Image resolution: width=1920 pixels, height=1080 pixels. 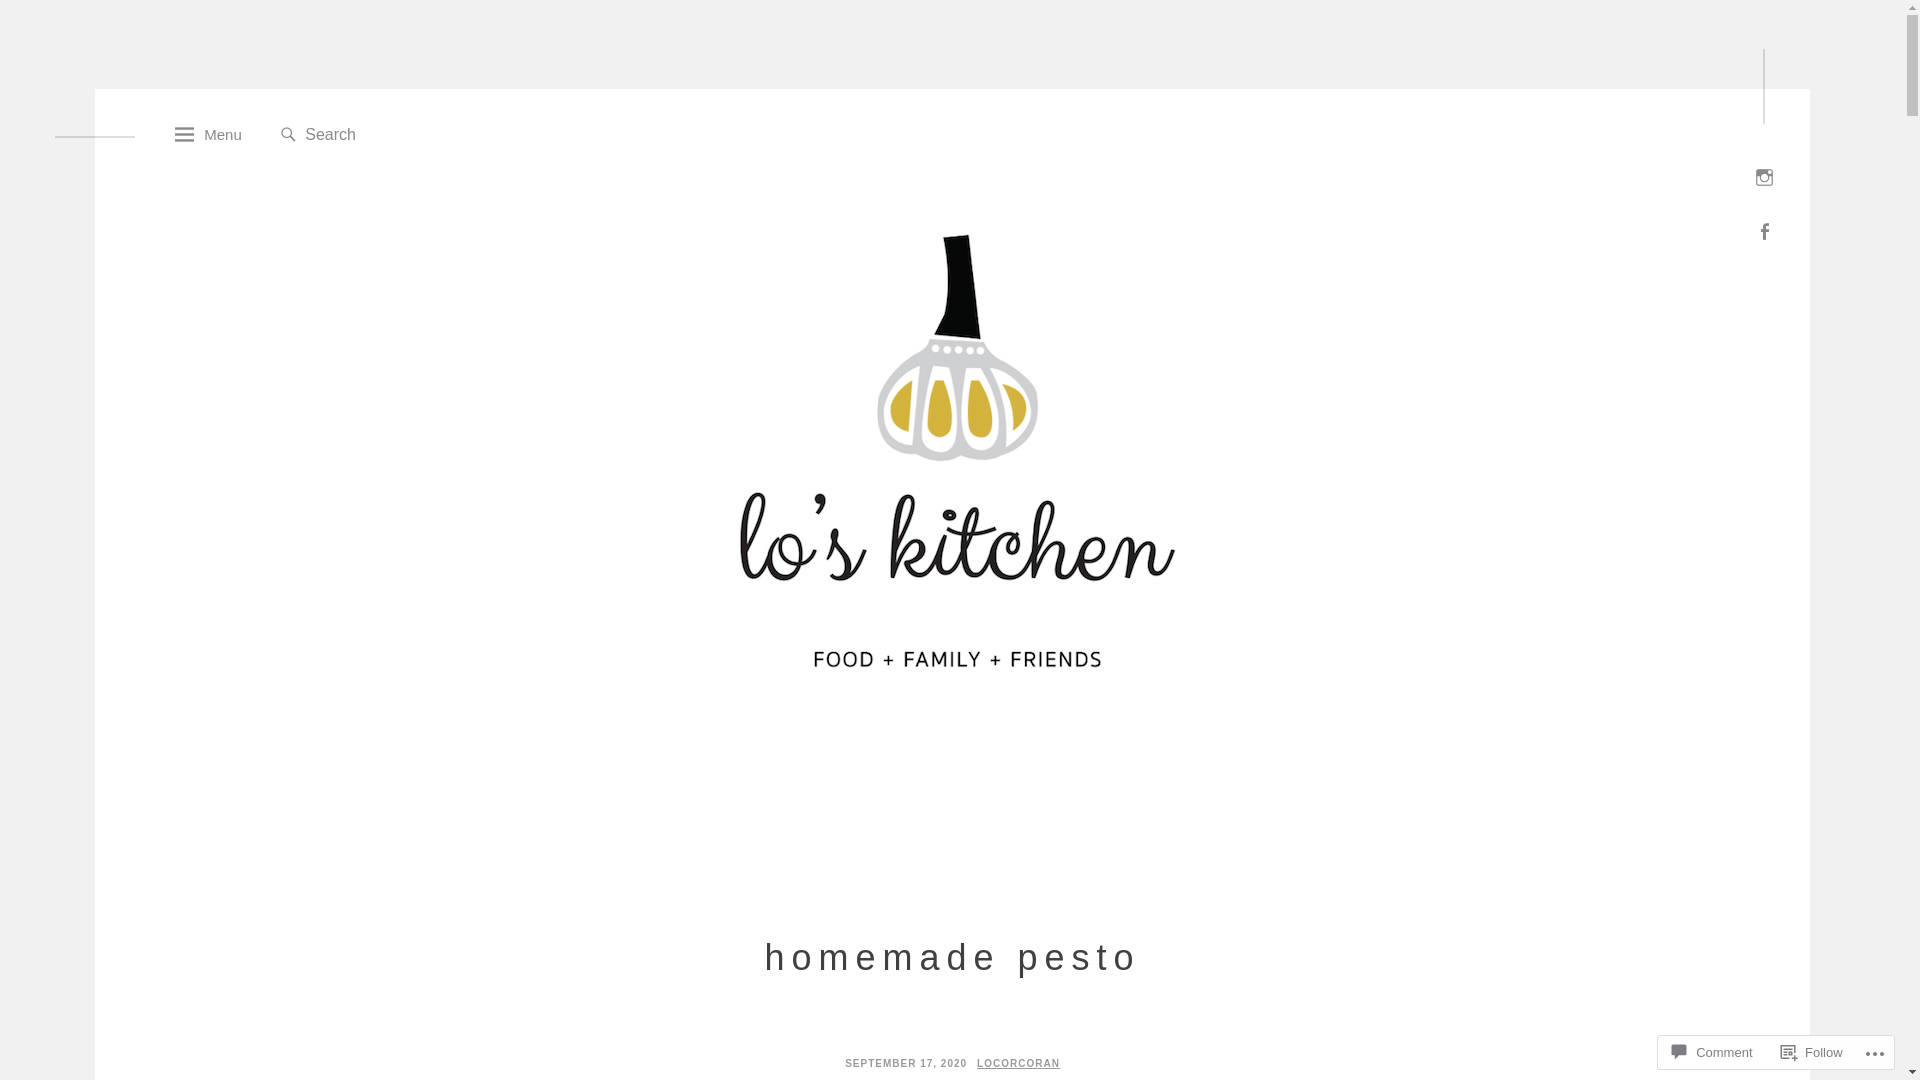 What do you see at coordinates (208, 135) in the screenshot?
I see `'Menu'` at bounding box center [208, 135].